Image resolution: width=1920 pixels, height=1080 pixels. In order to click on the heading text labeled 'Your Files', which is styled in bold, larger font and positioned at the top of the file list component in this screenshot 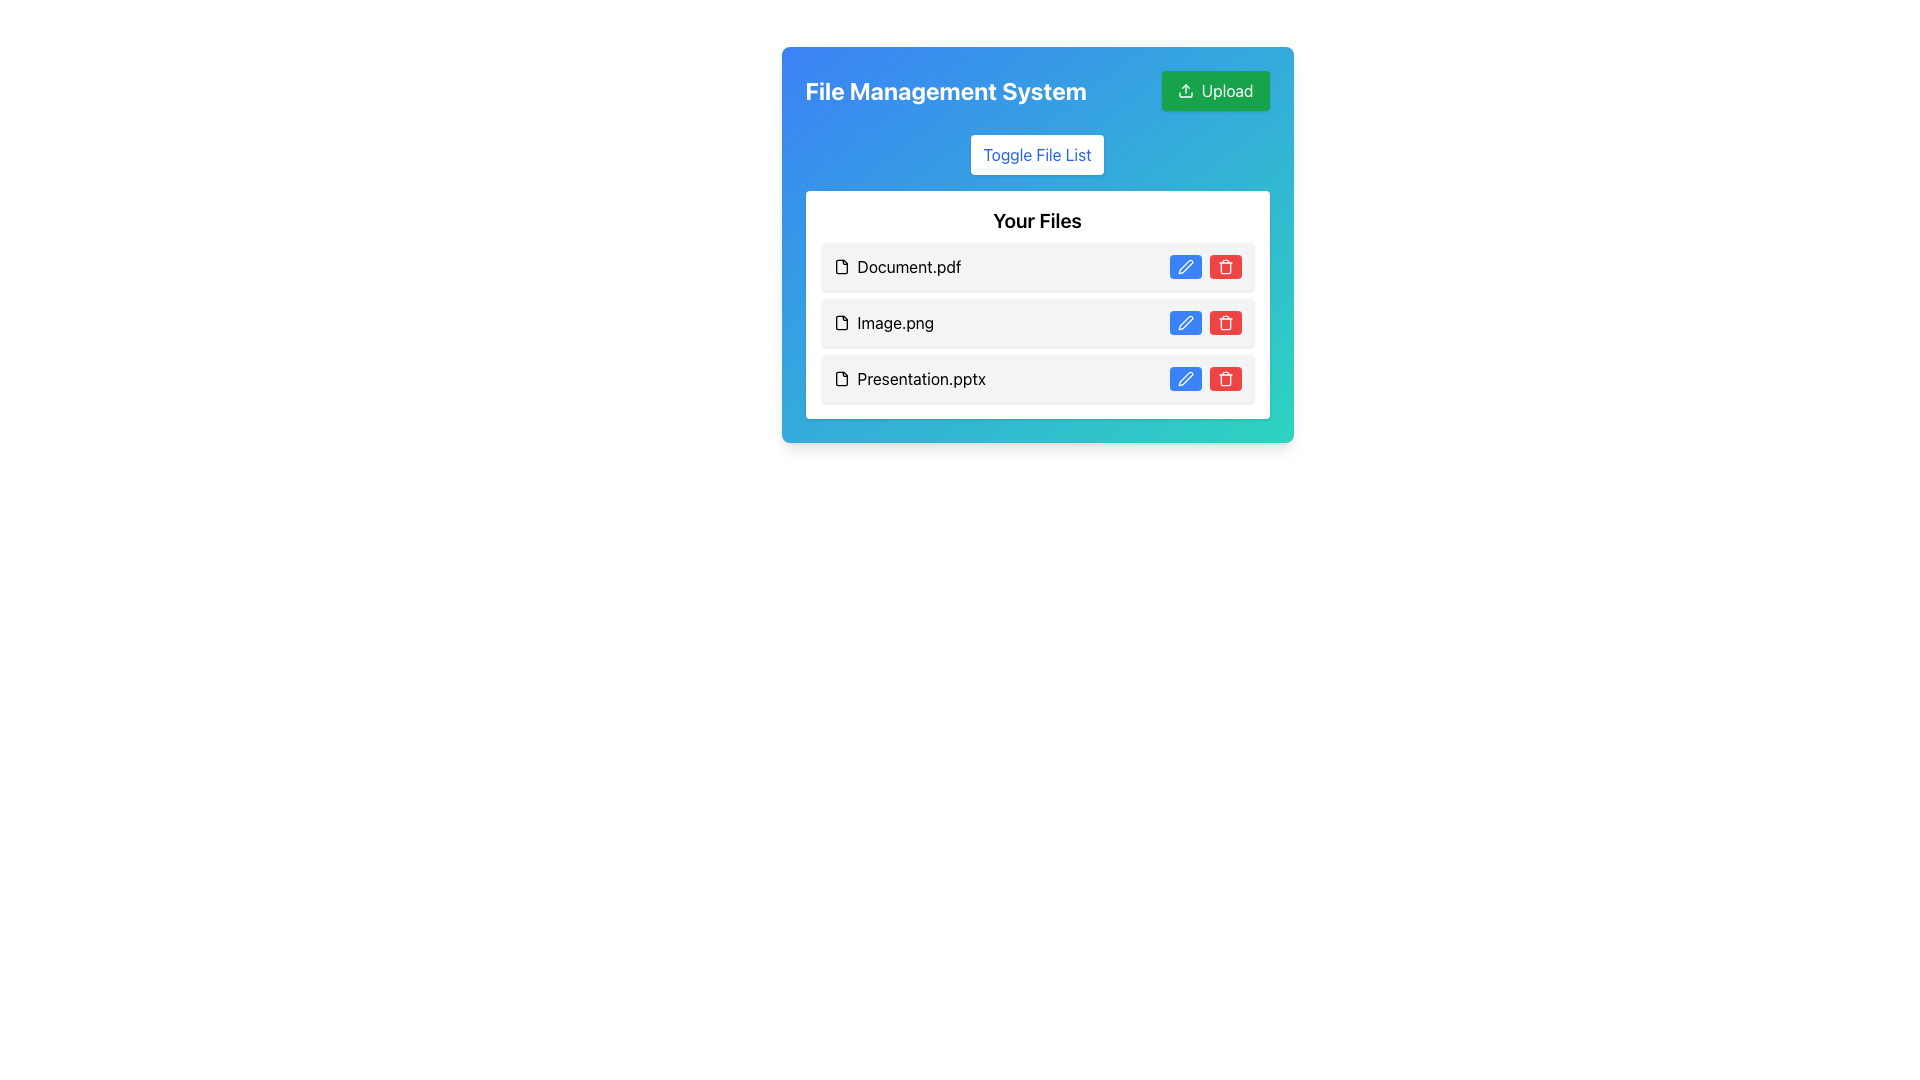, I will do `click(1037, 220)`.